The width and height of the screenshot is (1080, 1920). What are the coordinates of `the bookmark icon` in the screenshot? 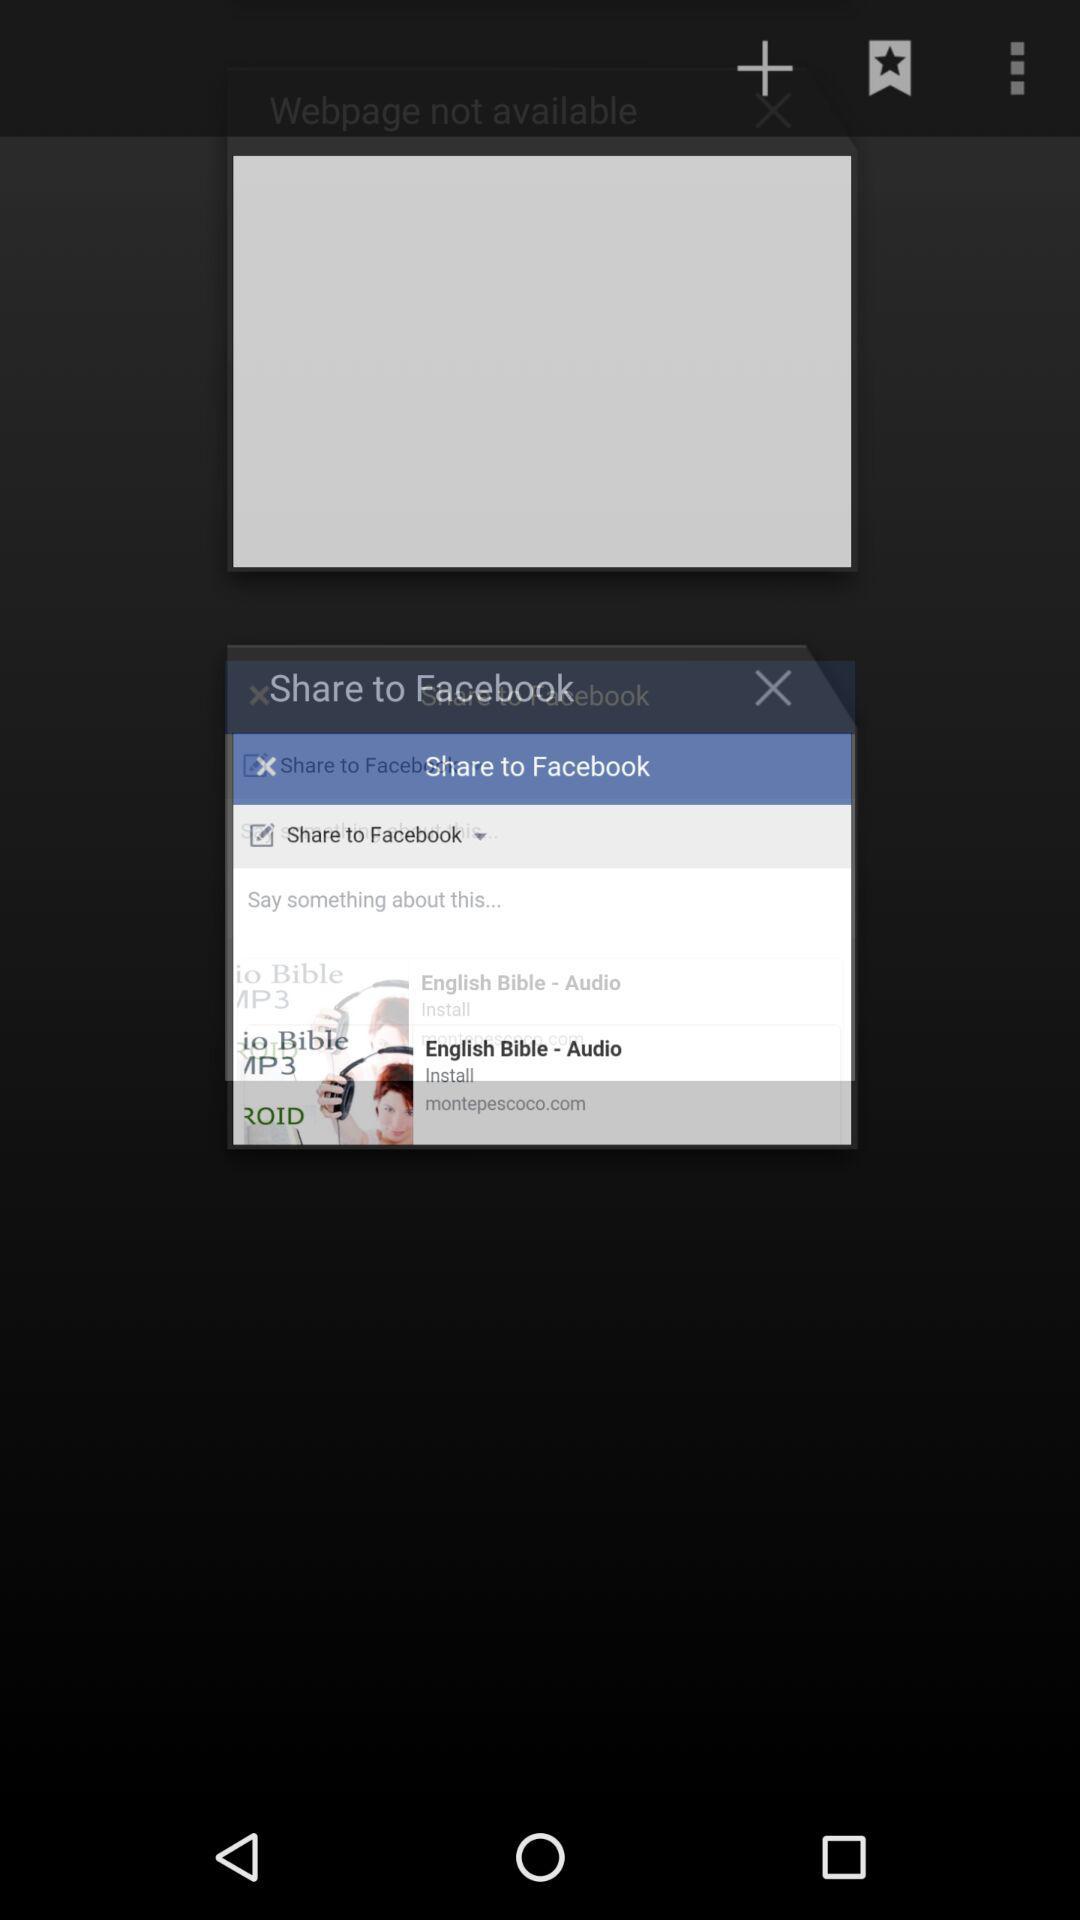 It's located at (890, 72).